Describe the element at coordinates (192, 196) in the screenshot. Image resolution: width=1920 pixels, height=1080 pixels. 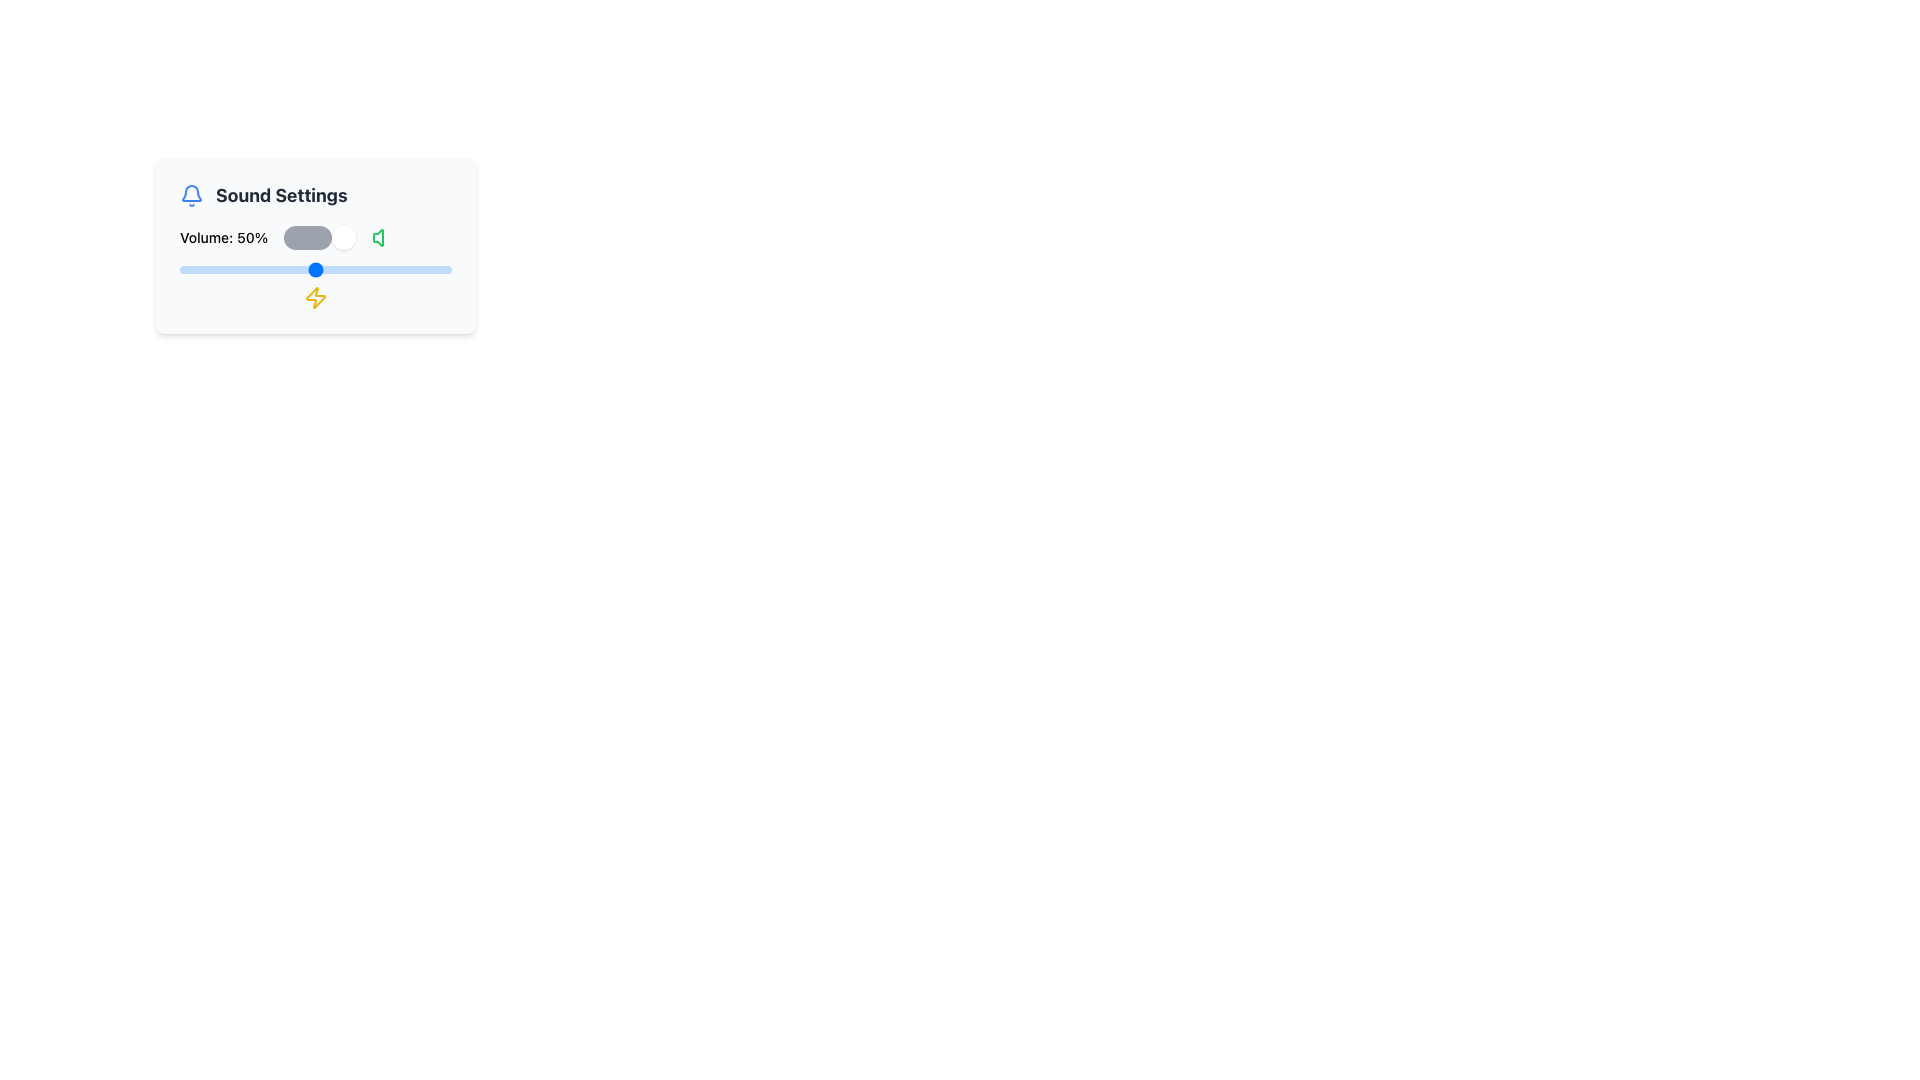
I see `the notification icon located at the far left of the 'Sound Settings' section, which visually indicates sound alerts` at that location.